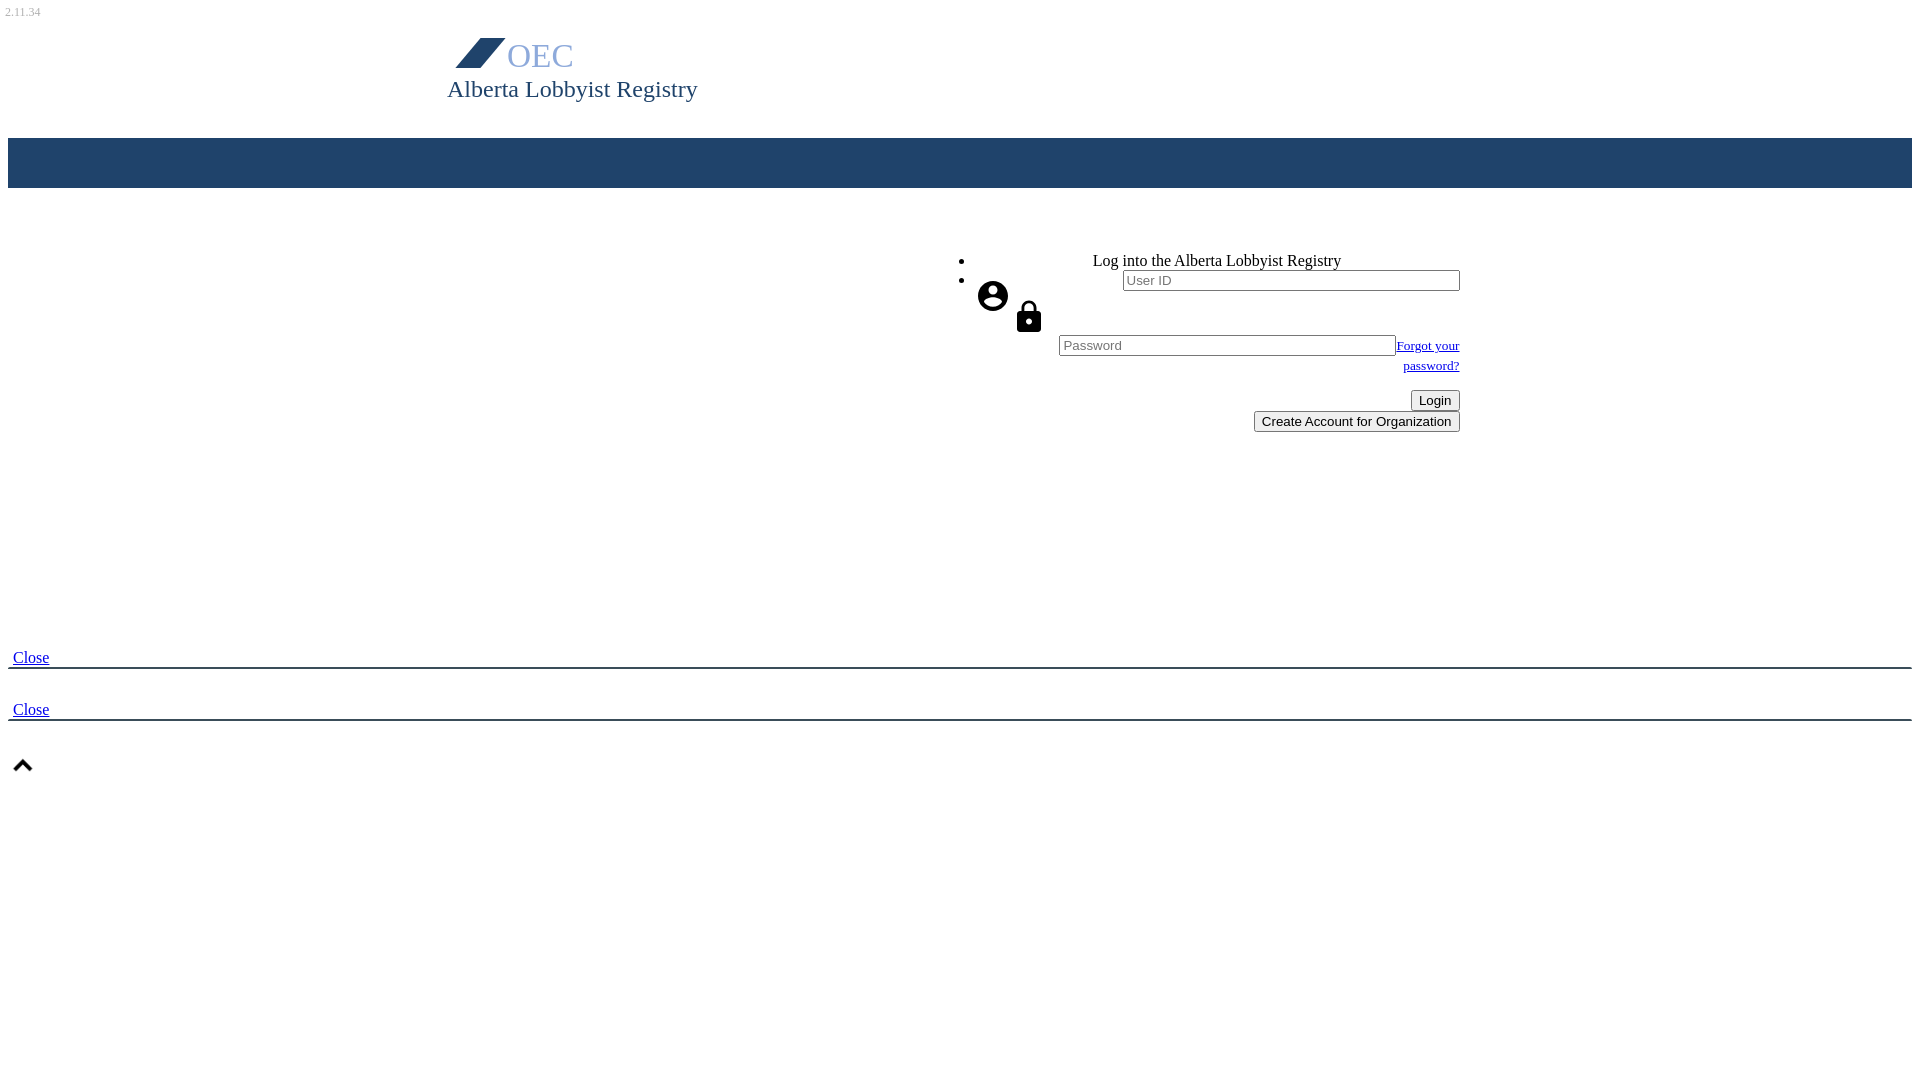  What do you see at coordinates (1357, 420) in the screenshot?
I see `'Create Account for Organization'` at bounding box center [1357, 420].